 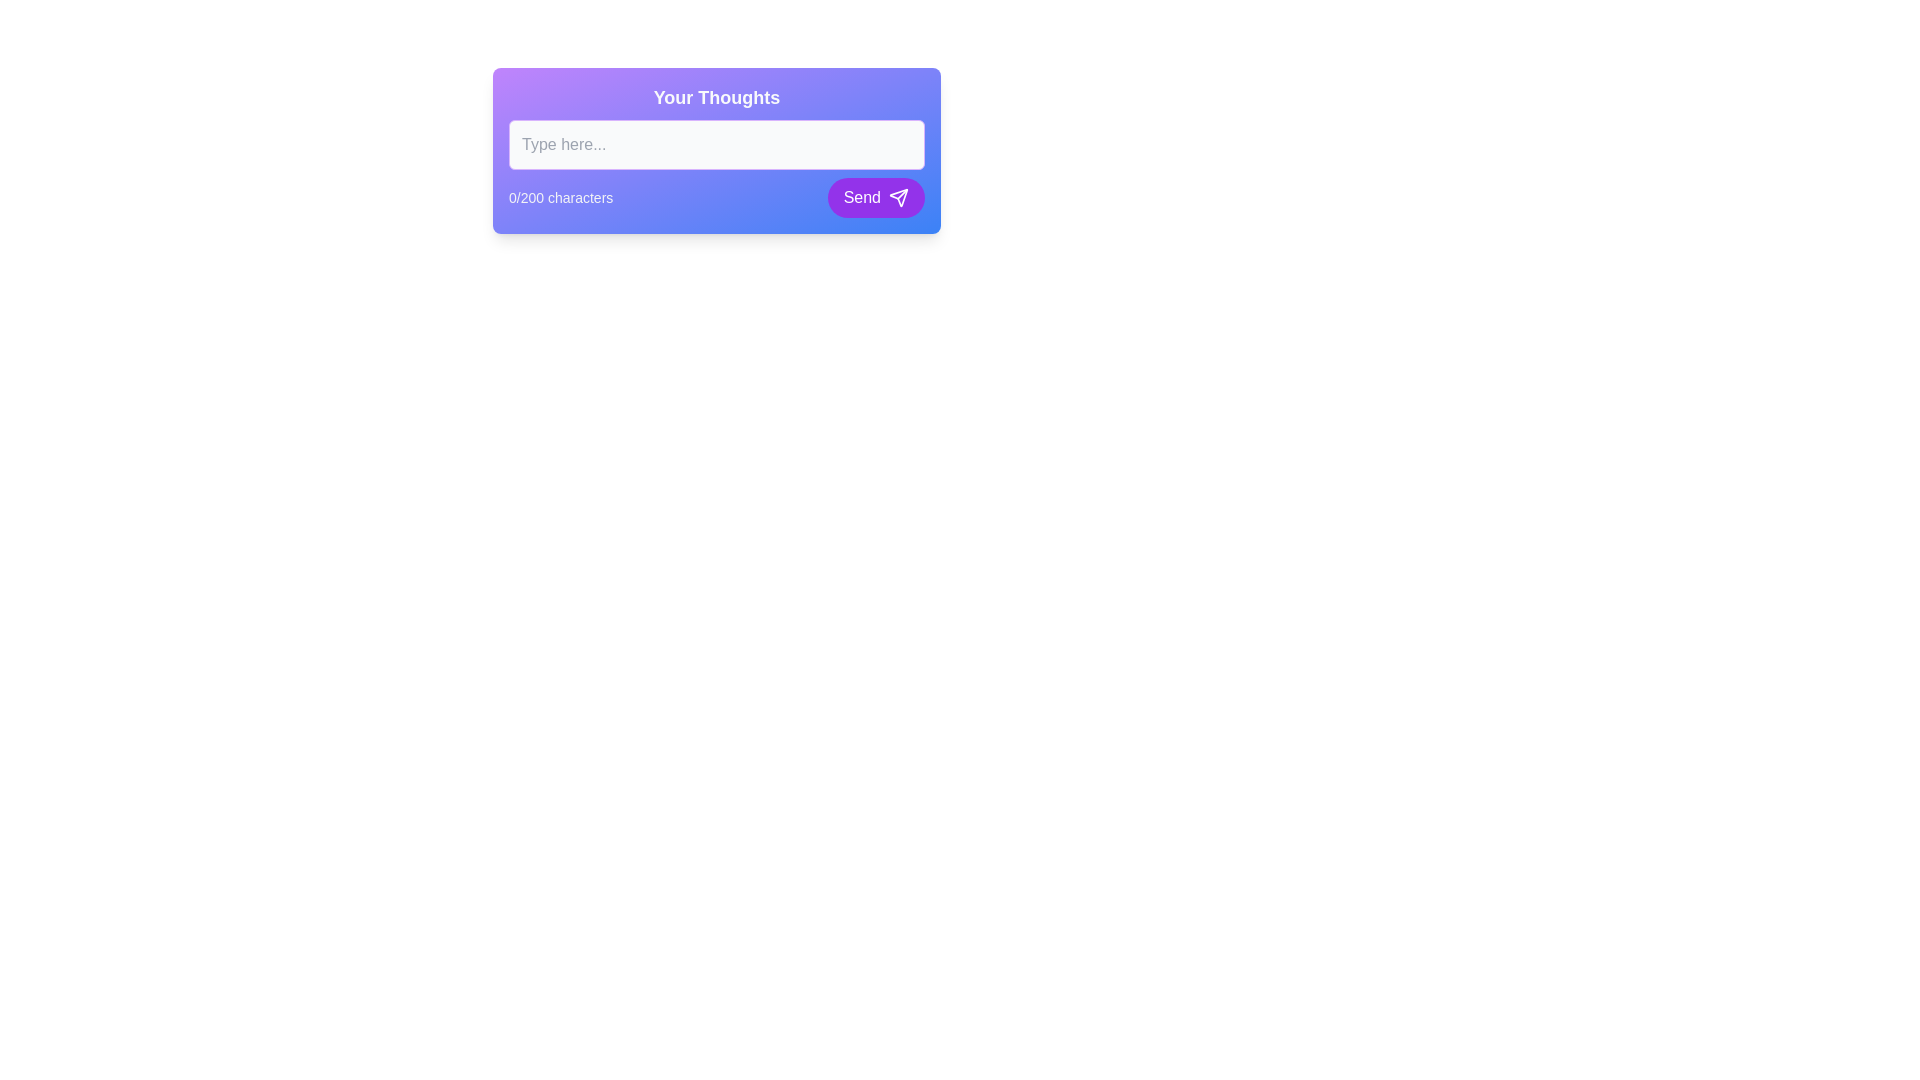 I want to click on the static text label displaying the counter '0/200 characters', which is styled with a small font size and light gray color, located to the left of the 'Send' button, so click(x=560, y=197).